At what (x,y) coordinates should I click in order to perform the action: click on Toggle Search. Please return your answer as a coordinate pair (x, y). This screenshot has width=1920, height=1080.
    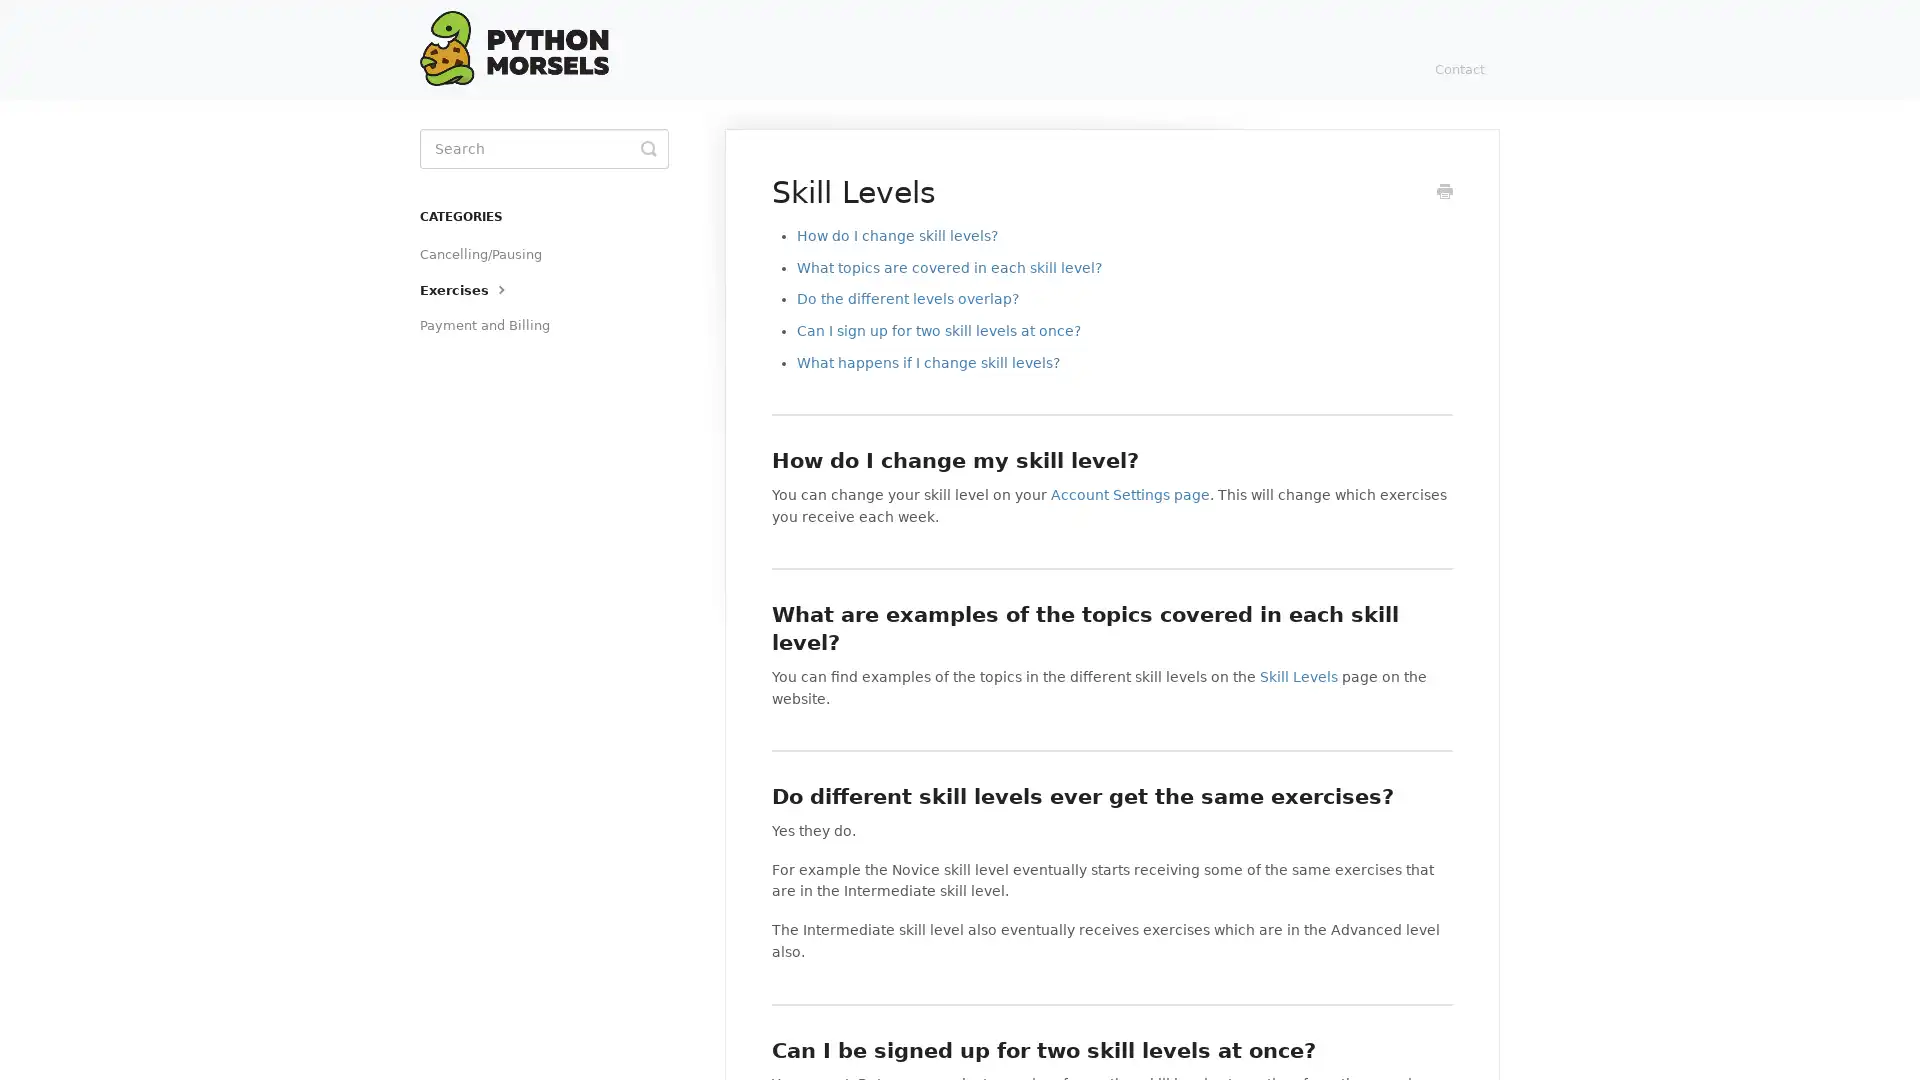
    Looking at the image, I should click on (648, 148).